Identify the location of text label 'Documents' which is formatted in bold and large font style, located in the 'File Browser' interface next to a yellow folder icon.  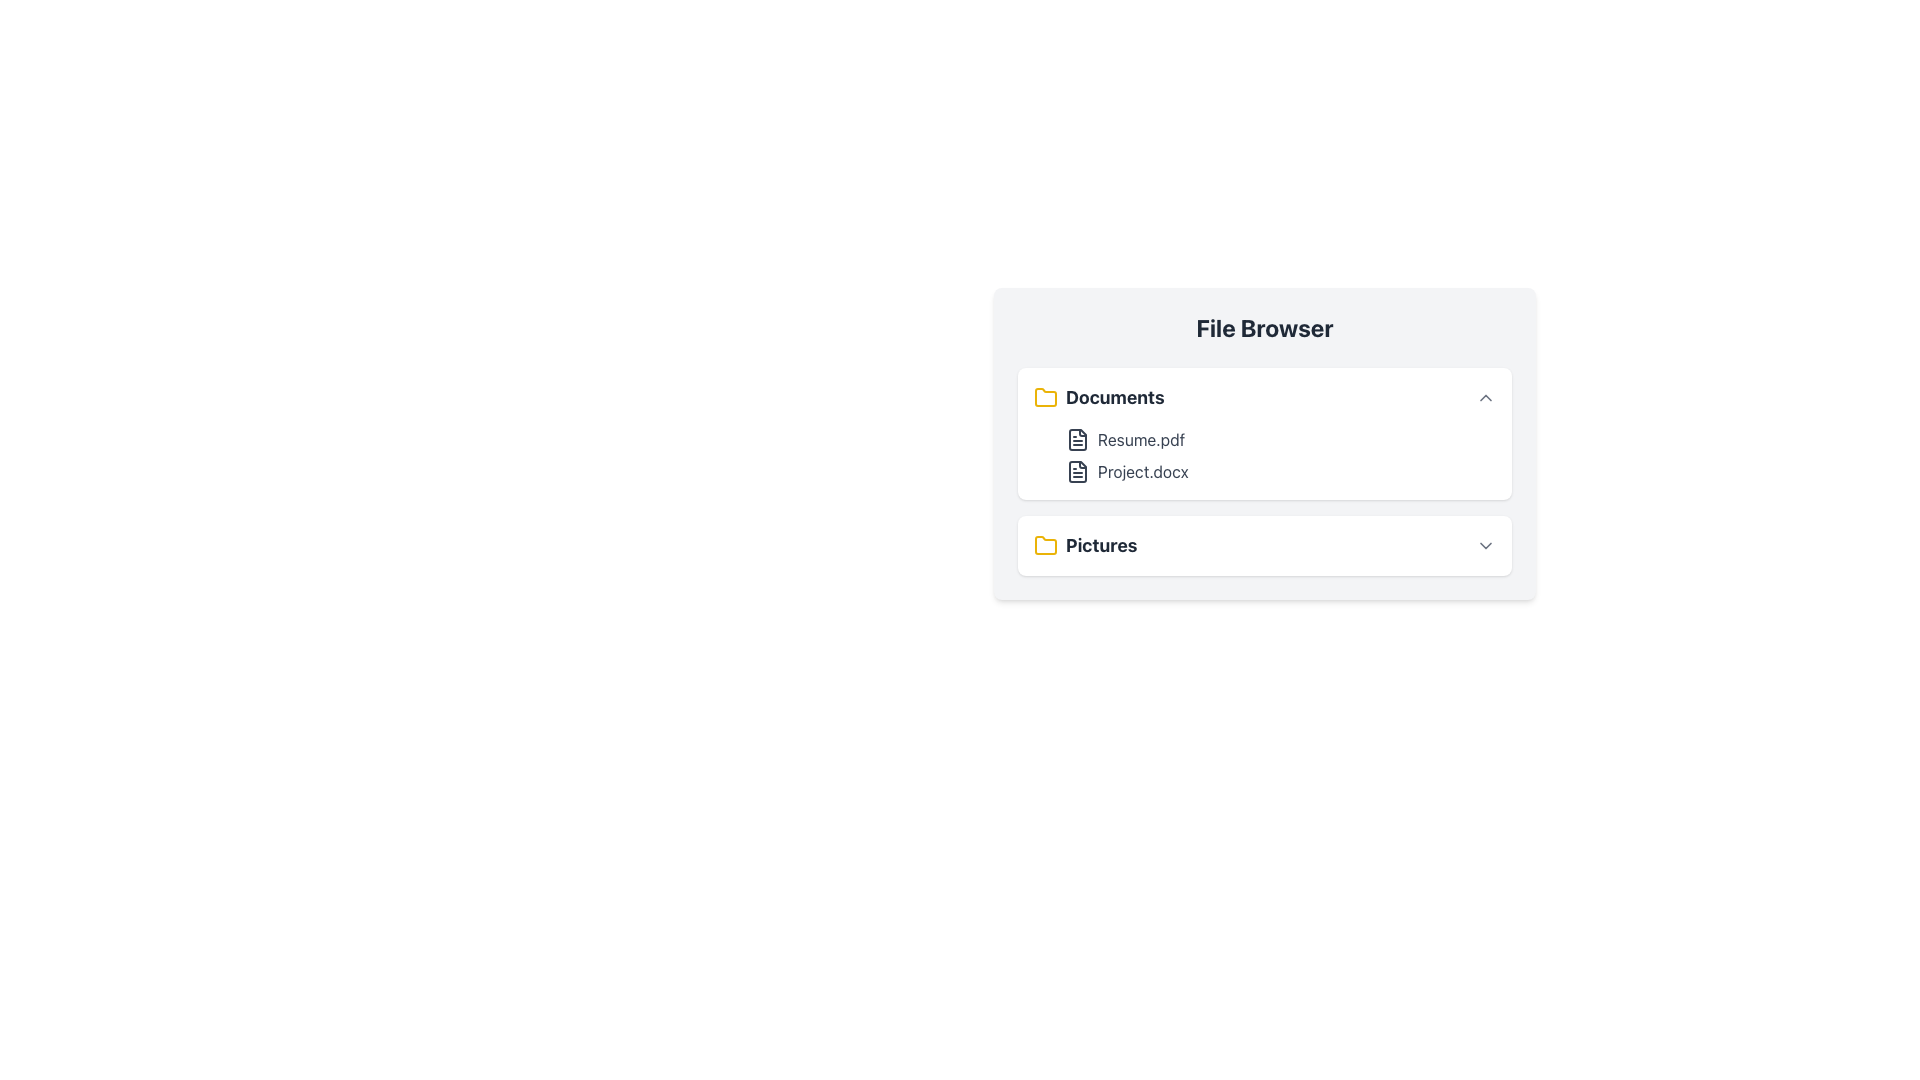
(1114, 397).